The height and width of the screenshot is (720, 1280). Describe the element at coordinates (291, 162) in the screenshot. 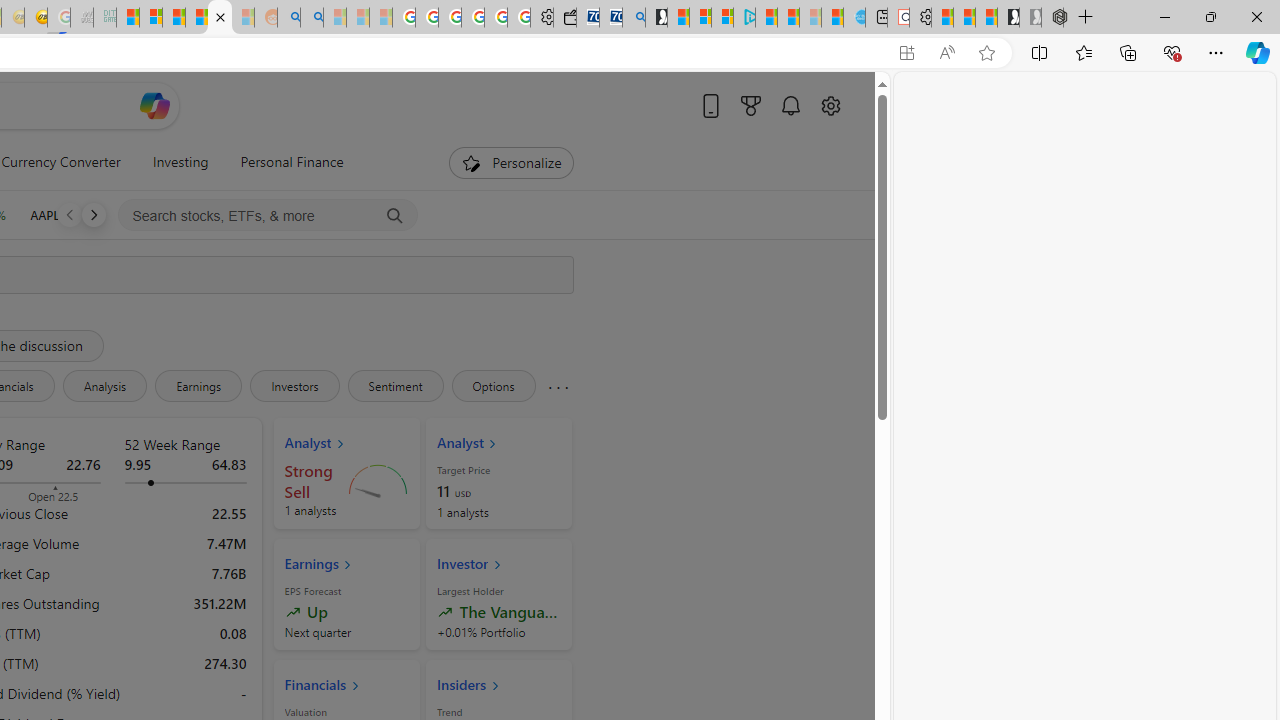

I see `'Personal Finance'` at that location.